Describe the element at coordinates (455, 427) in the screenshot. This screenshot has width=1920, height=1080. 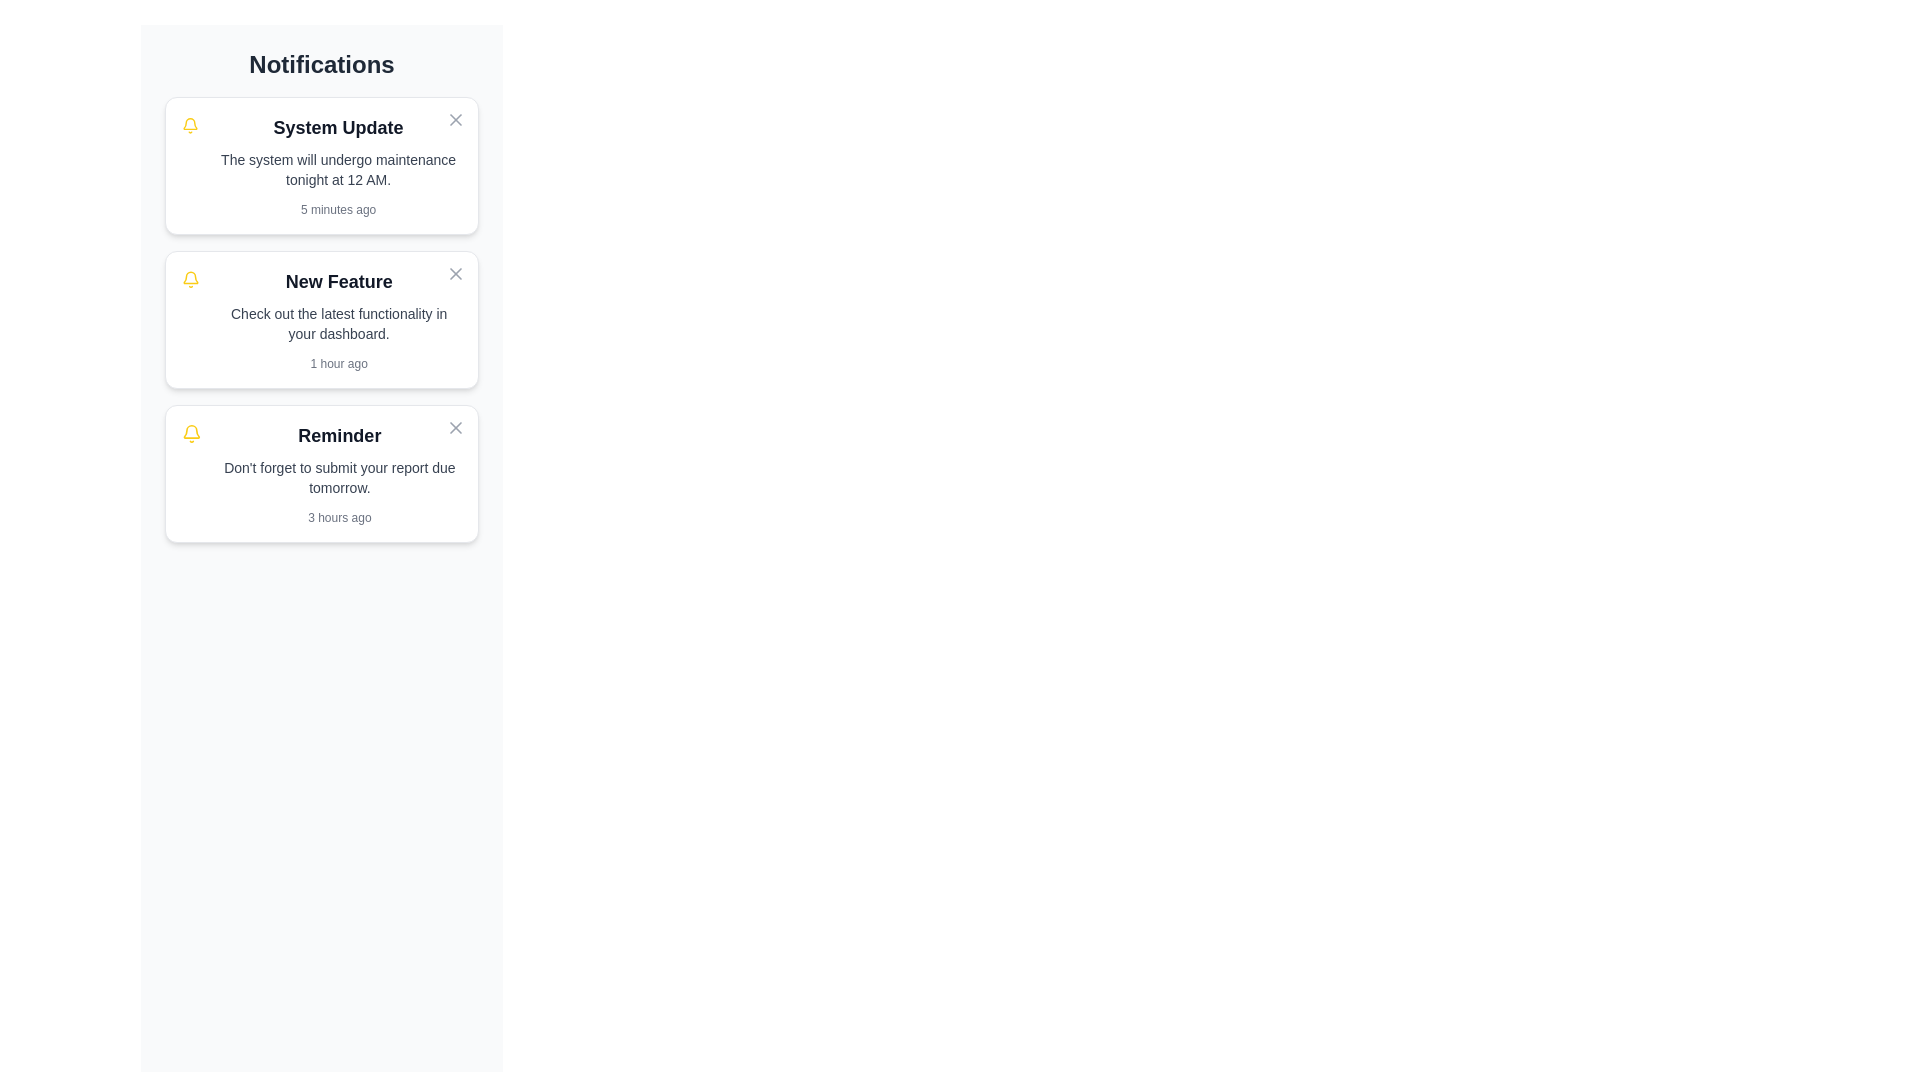
I see `the graphical close icon located at the top-right corner of the 'System Update' notification card` at that location.